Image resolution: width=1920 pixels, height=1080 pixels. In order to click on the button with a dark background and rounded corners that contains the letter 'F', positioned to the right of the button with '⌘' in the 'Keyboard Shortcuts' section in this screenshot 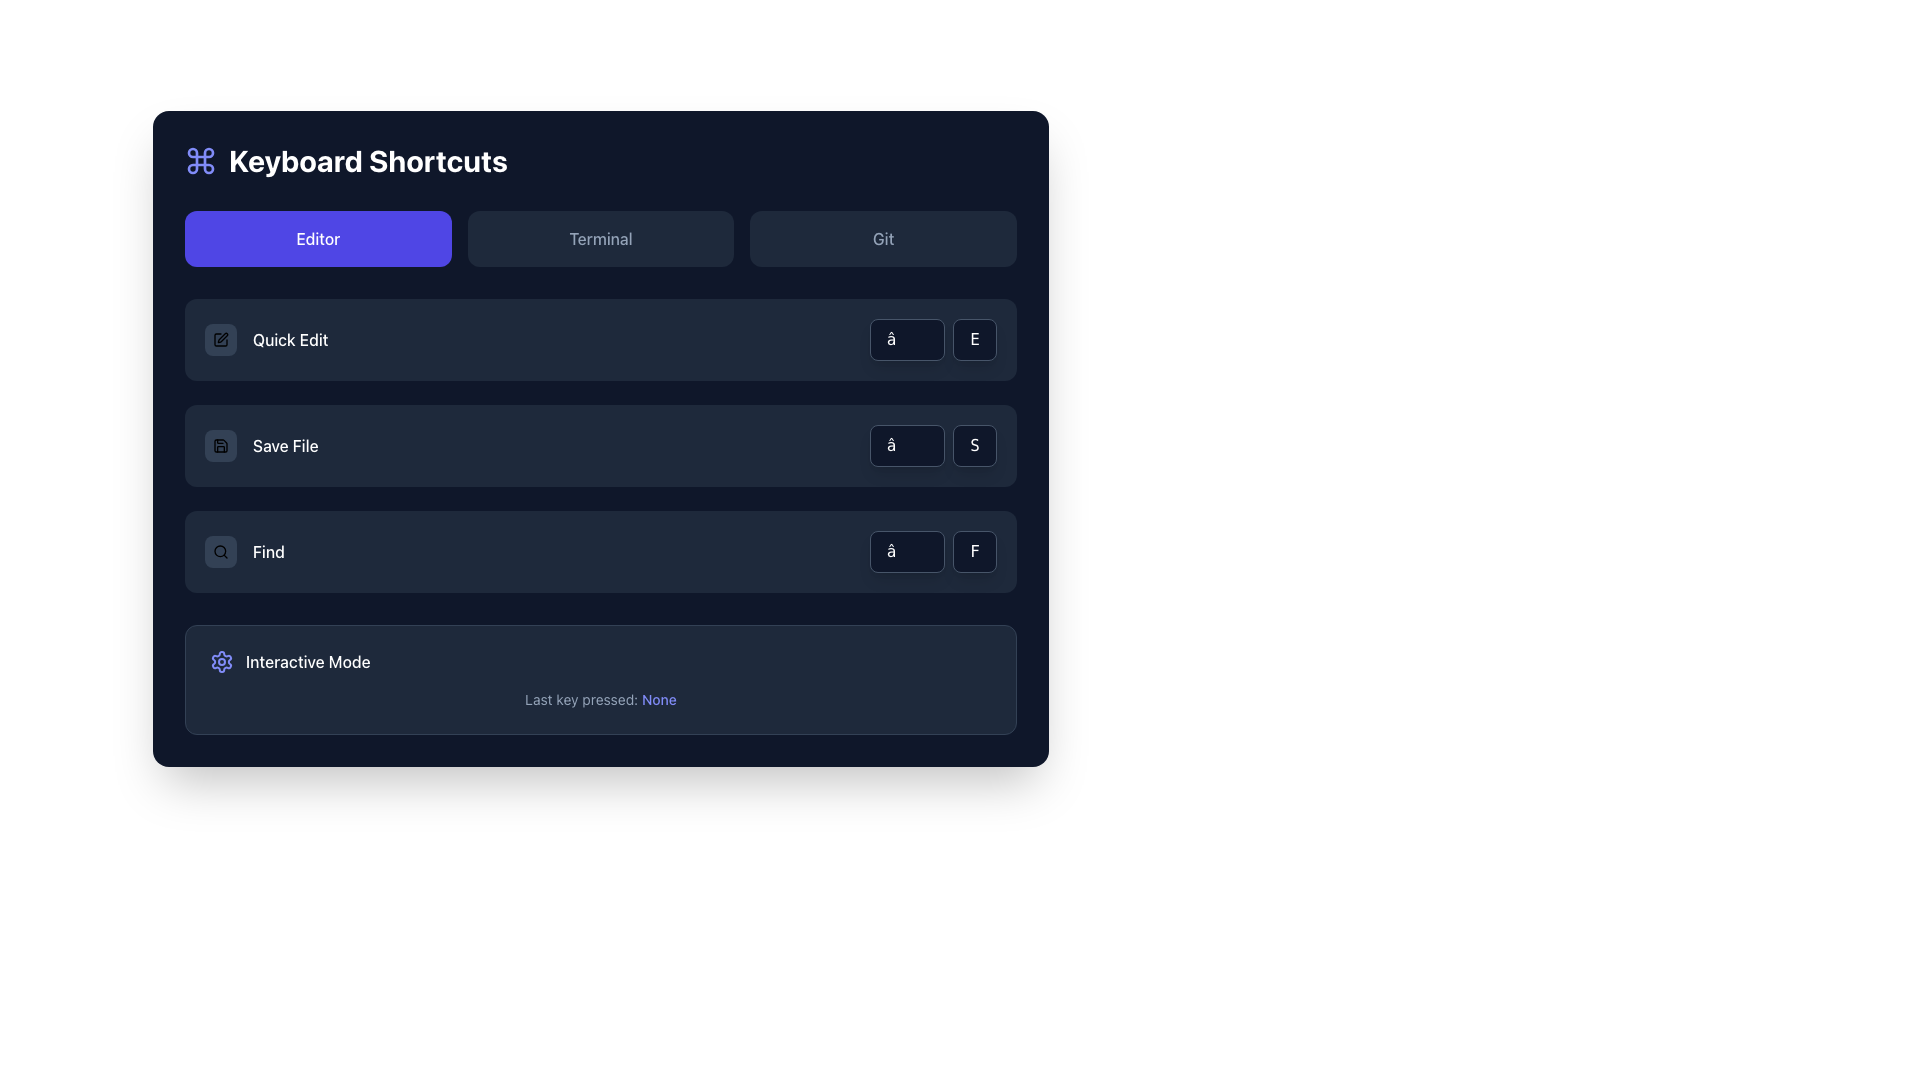, I will do `click(975, 551)`.